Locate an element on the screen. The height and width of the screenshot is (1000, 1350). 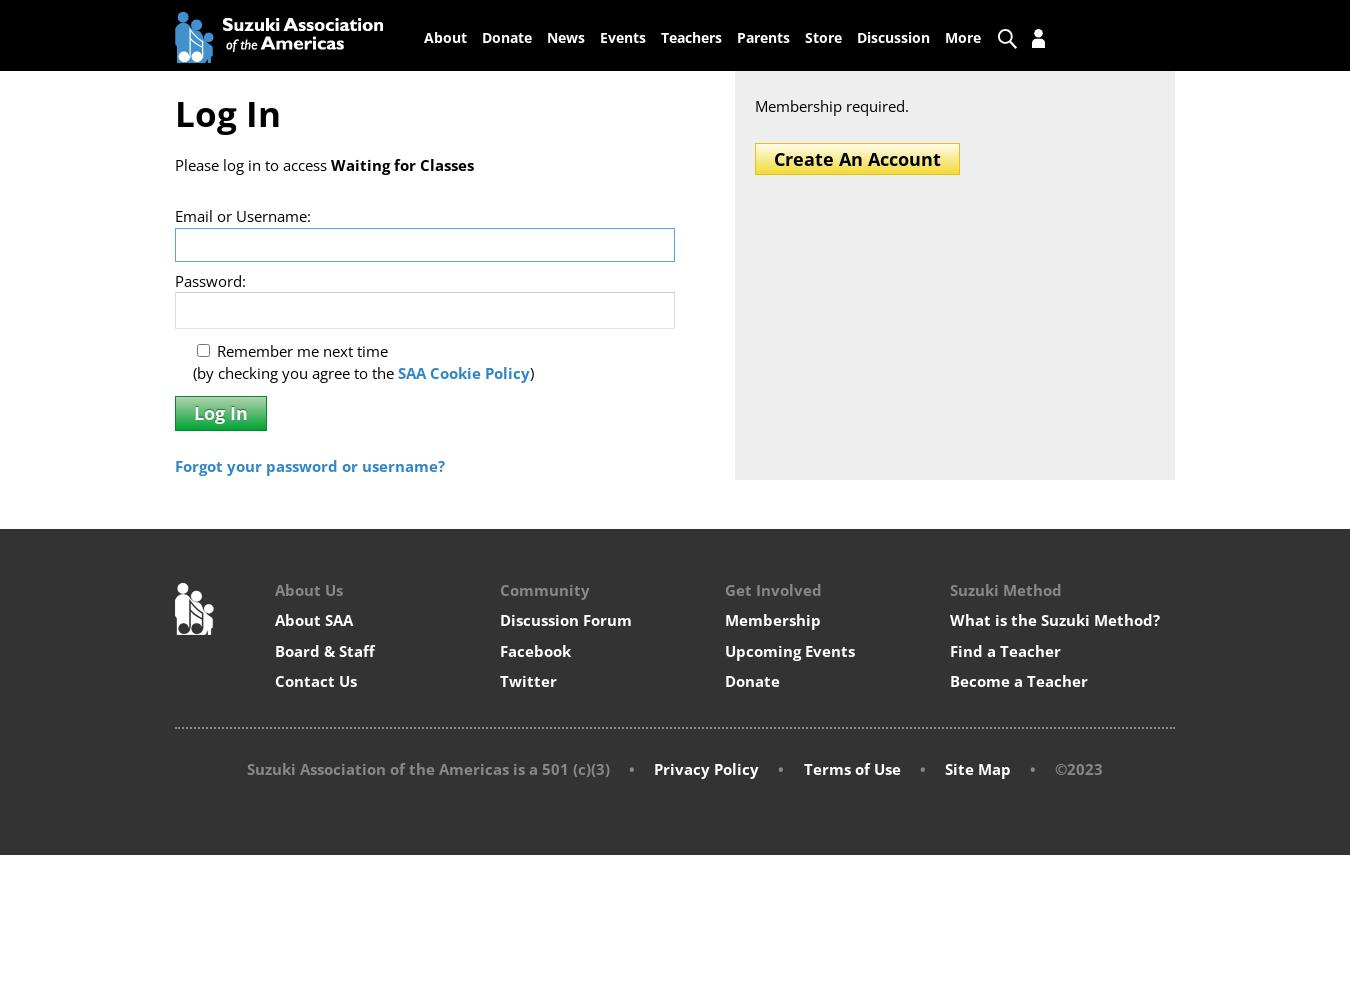
'About SAA' is located at coordinates (313, 619).